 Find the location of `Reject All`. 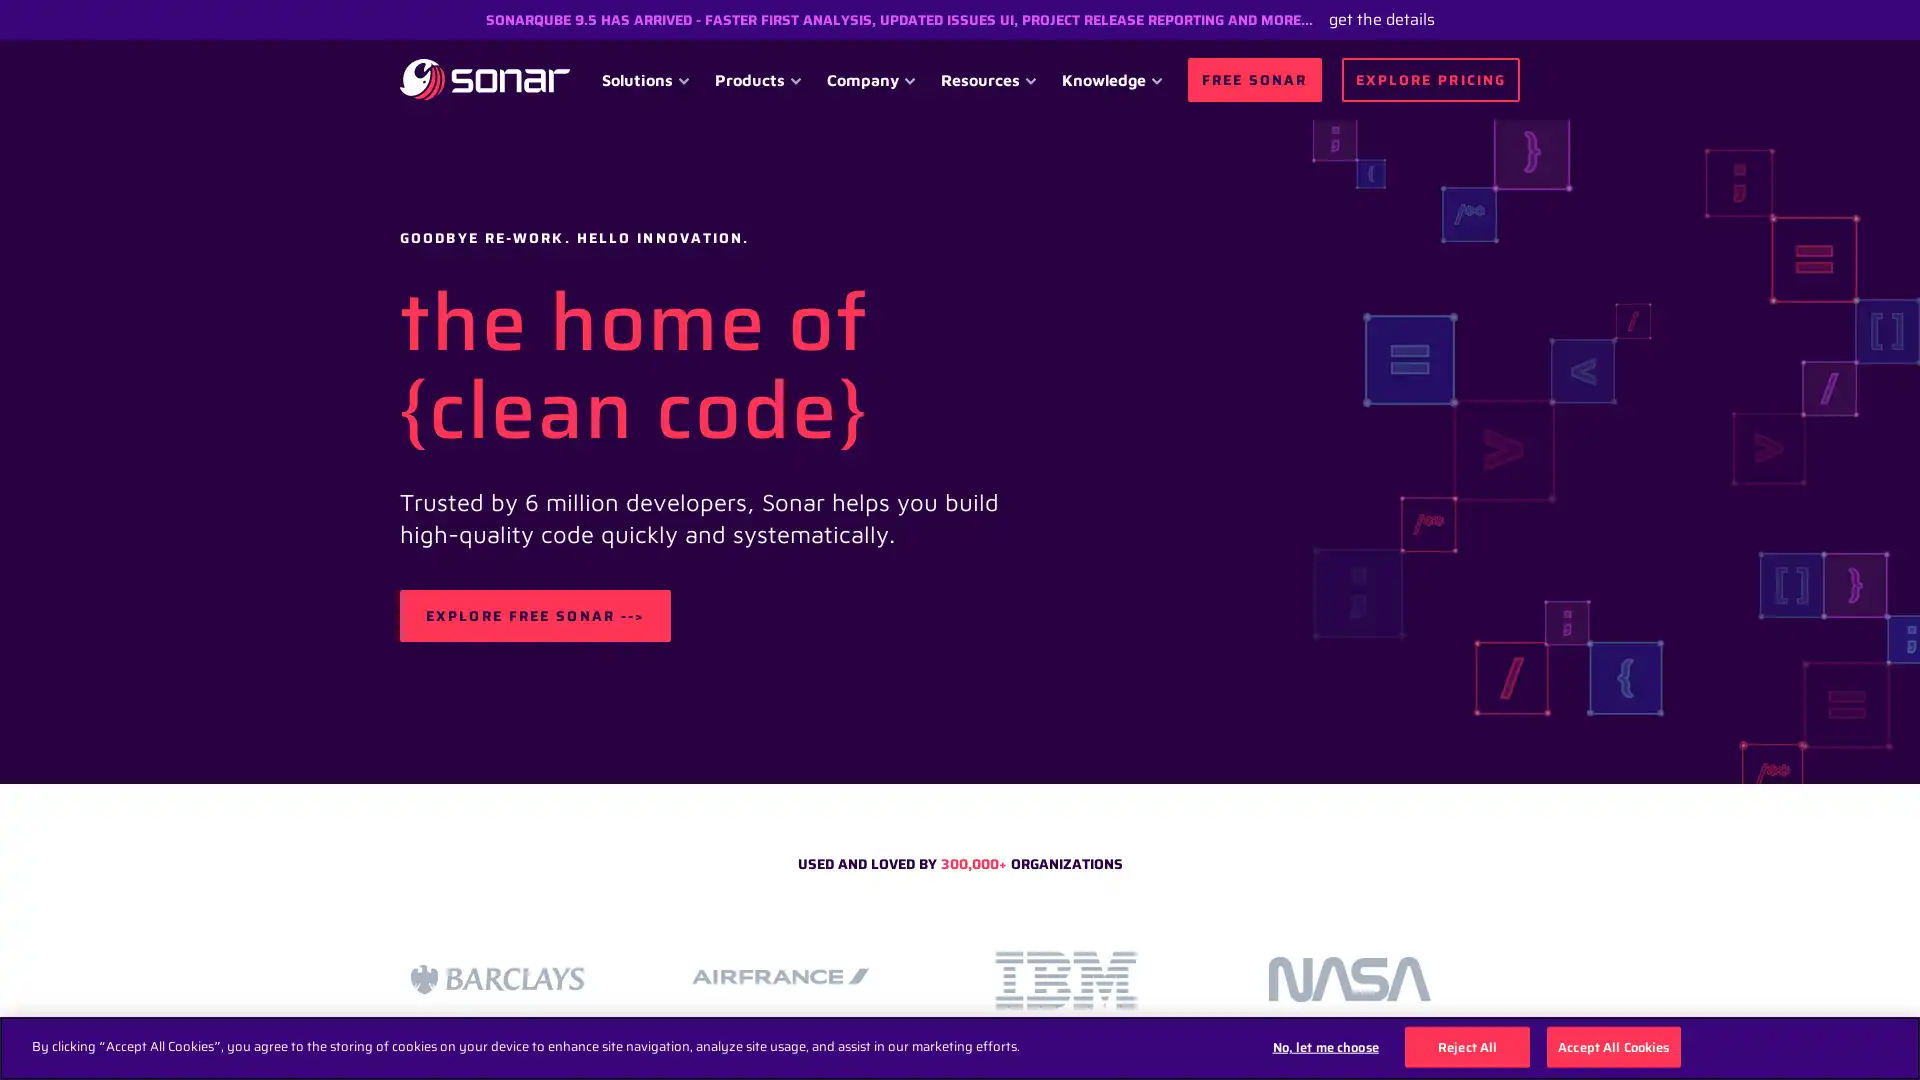

Reject All is located at coordinates (1467, 1045).